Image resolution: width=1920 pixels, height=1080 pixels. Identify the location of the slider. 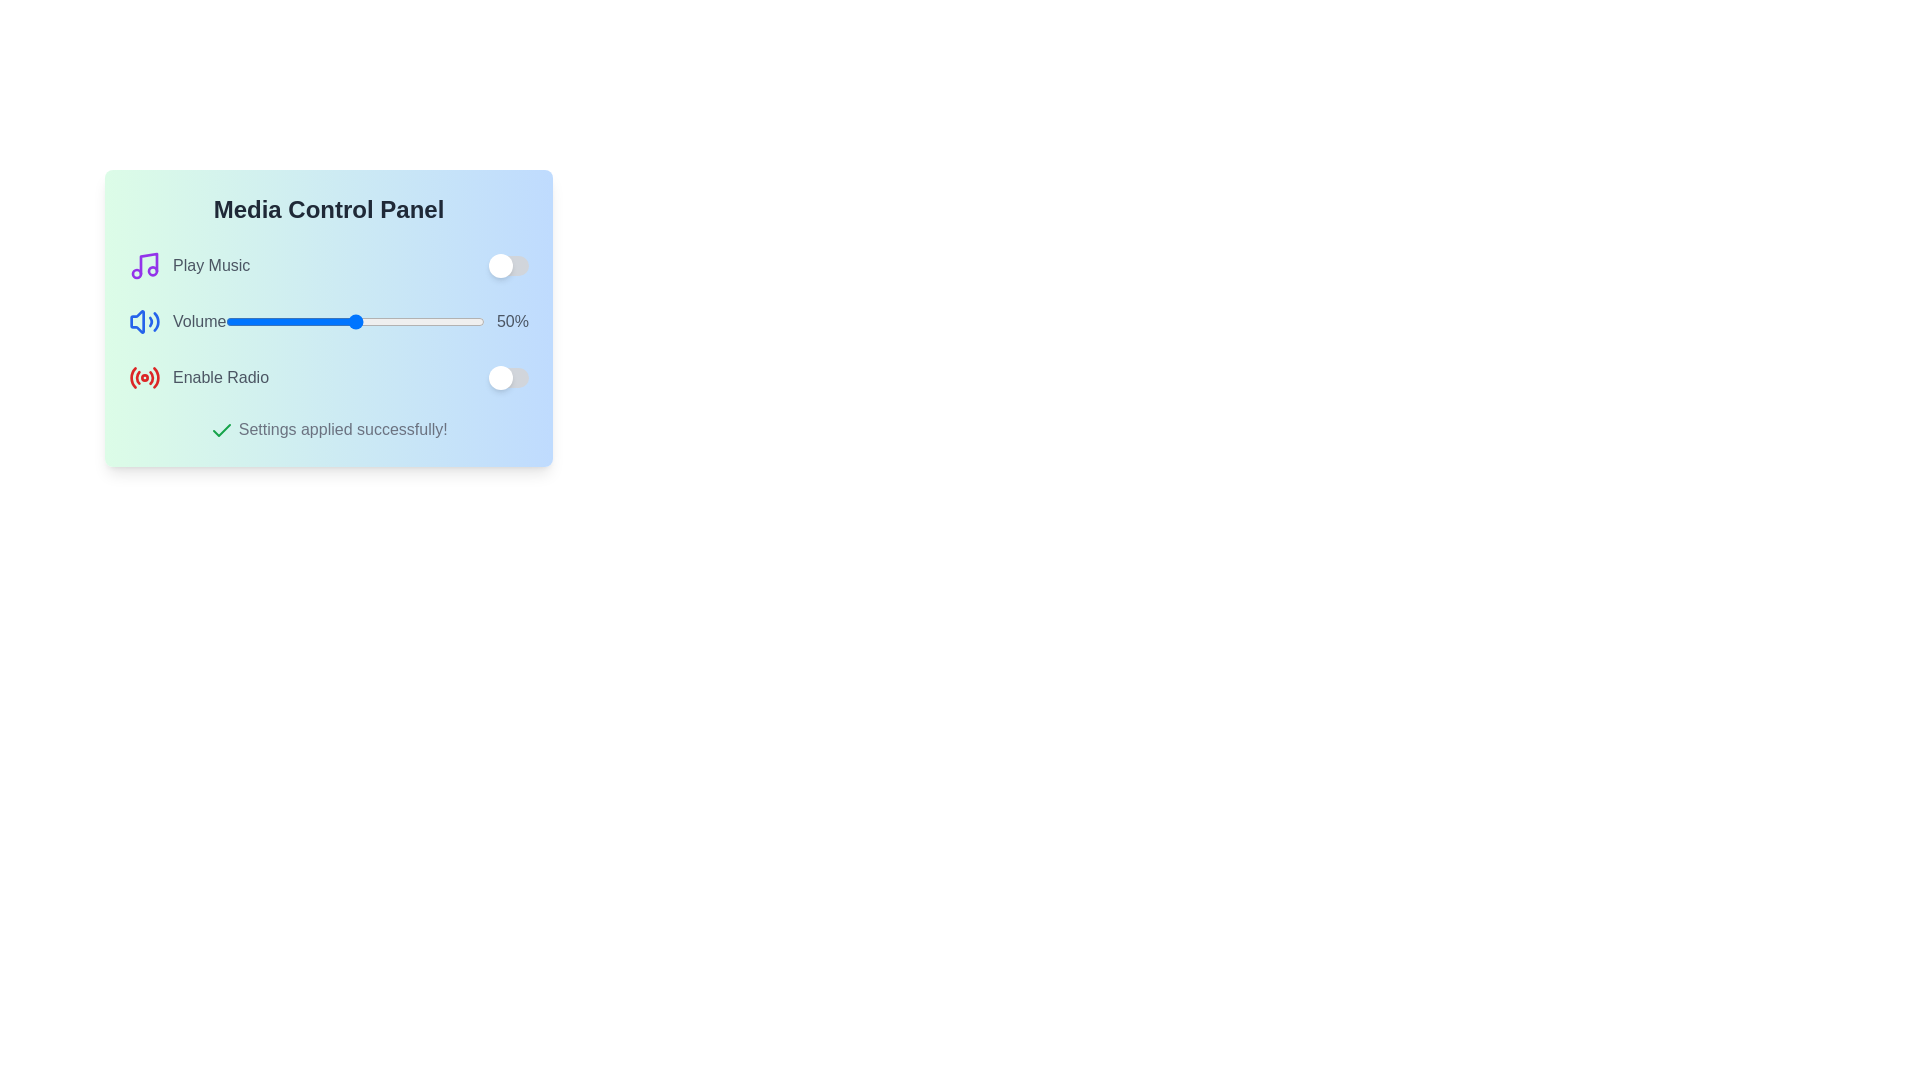
(317, 320).